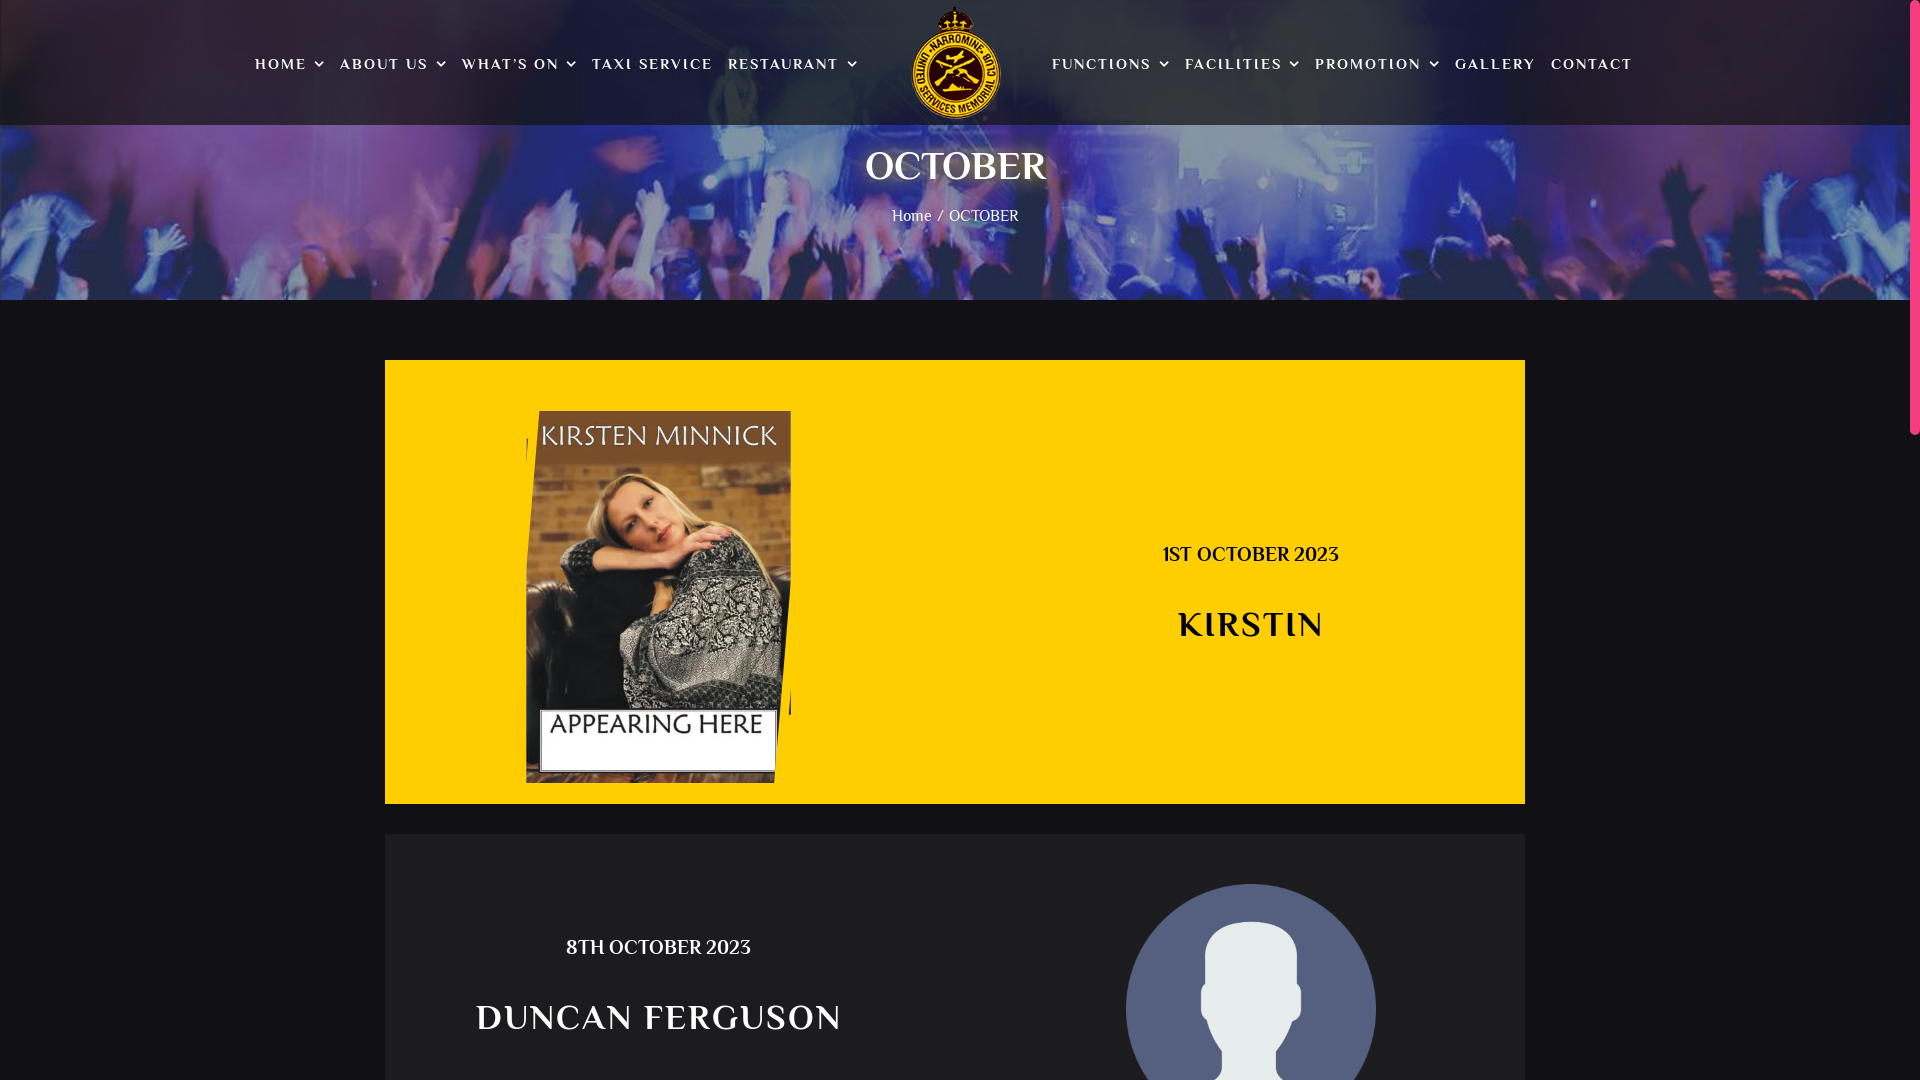  I want to click on 'CONTACT', so click(1591, 64).